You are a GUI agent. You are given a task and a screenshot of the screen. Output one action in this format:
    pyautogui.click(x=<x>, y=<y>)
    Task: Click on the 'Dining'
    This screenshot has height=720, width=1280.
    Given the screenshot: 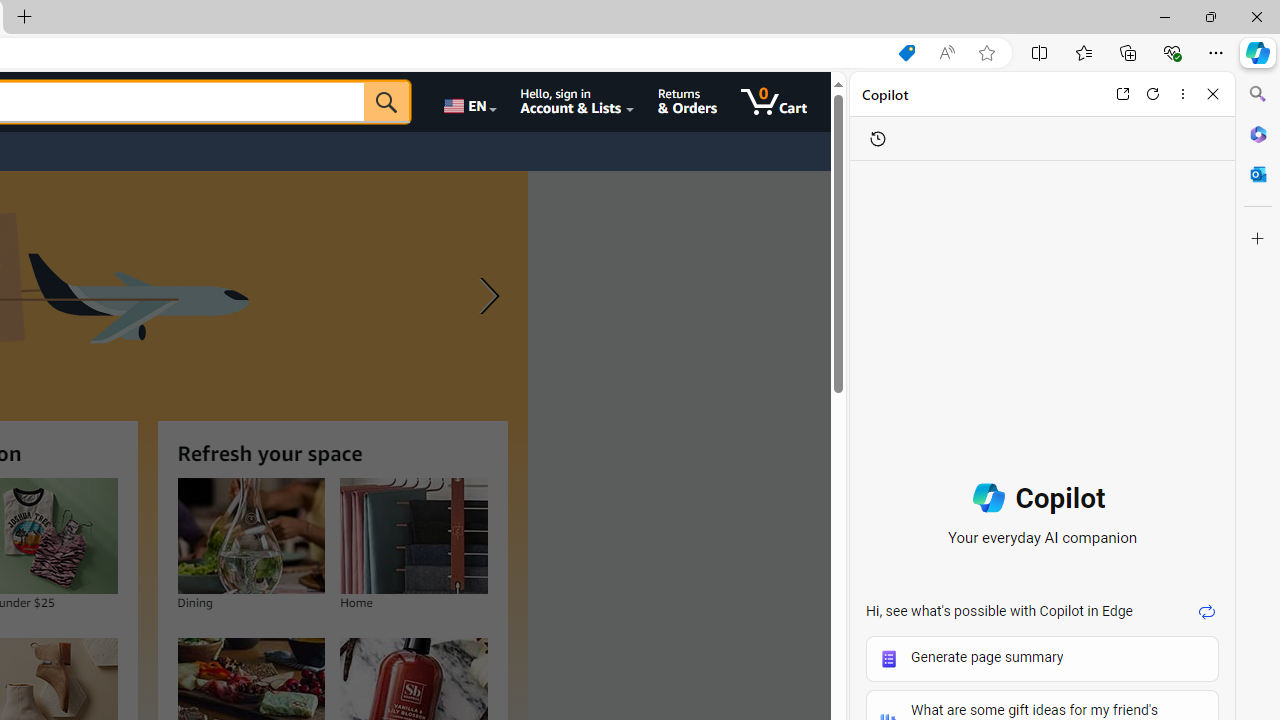 What is the action you would take?
    pyautogui.click(x=249, y=535)
    